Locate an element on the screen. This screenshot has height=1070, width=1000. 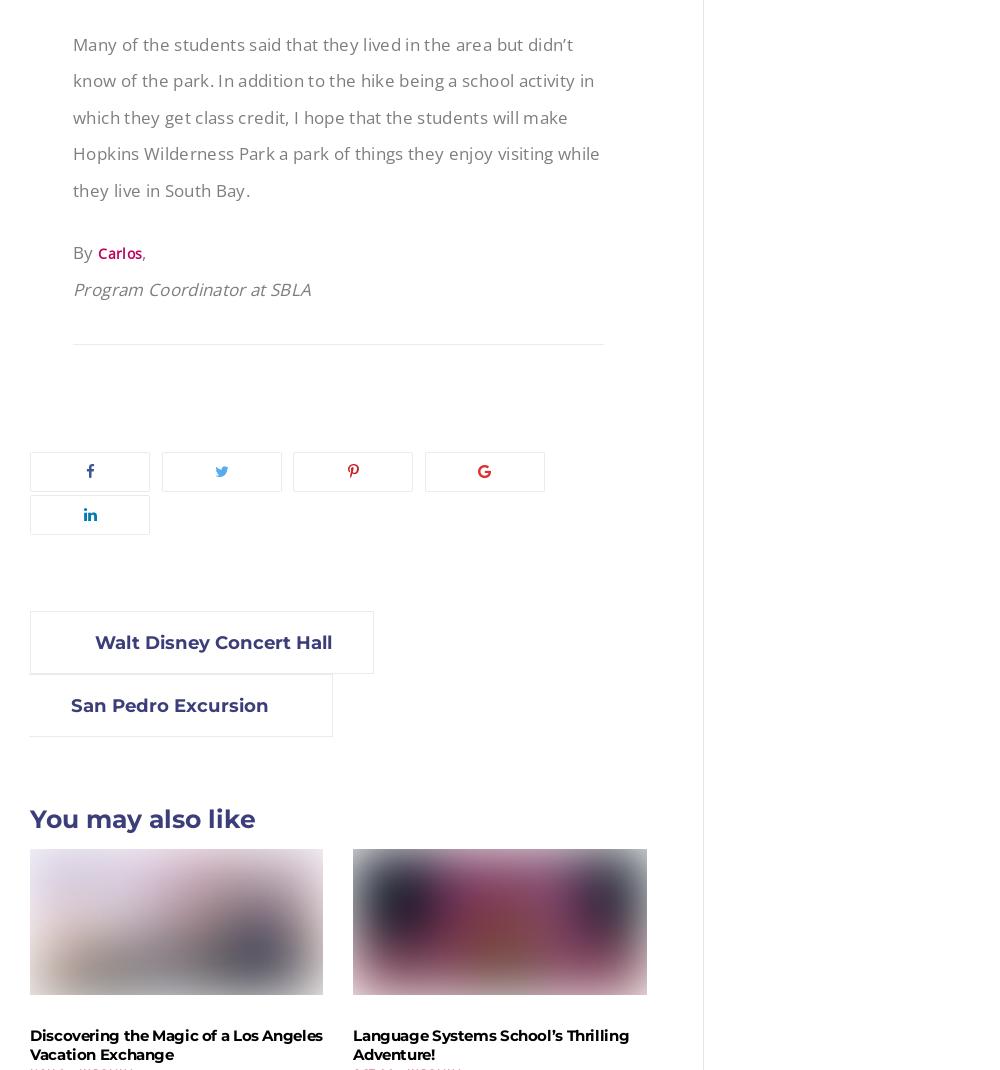
'By' is located at coordinates (72, 250).